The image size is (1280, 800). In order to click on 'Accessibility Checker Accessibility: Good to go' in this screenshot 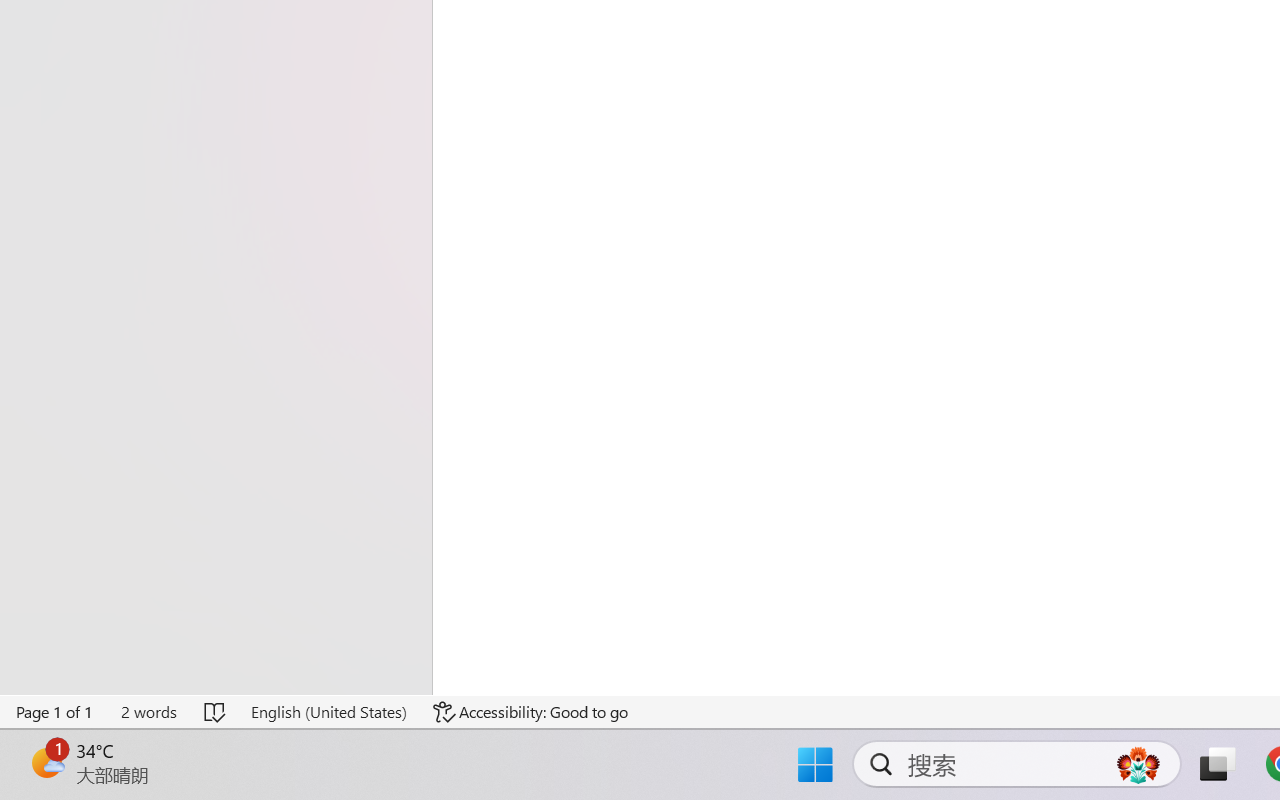, I will do `click(531, 711)`.